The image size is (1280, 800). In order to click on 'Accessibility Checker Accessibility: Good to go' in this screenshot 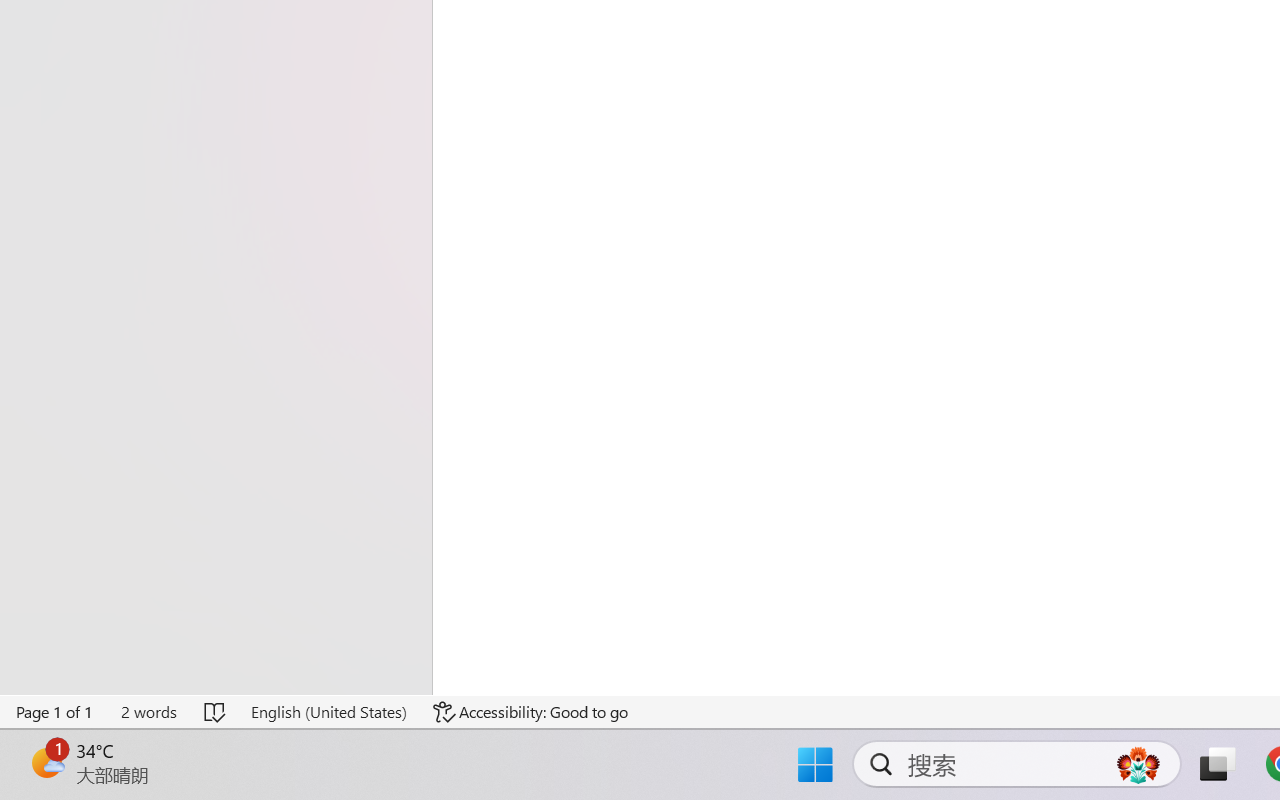, I will do `click(531, 711)`.